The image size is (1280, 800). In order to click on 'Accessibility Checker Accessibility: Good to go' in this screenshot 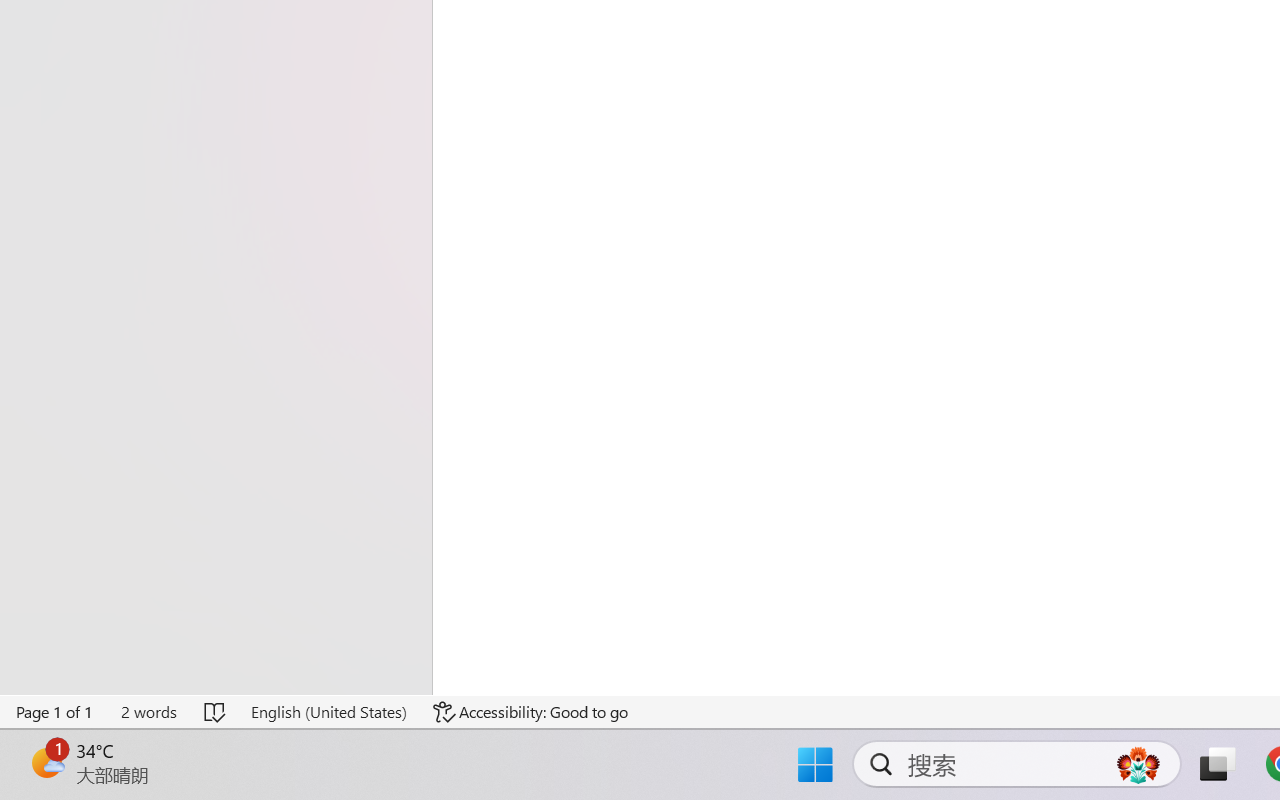, I will do `click(531, 711)`.